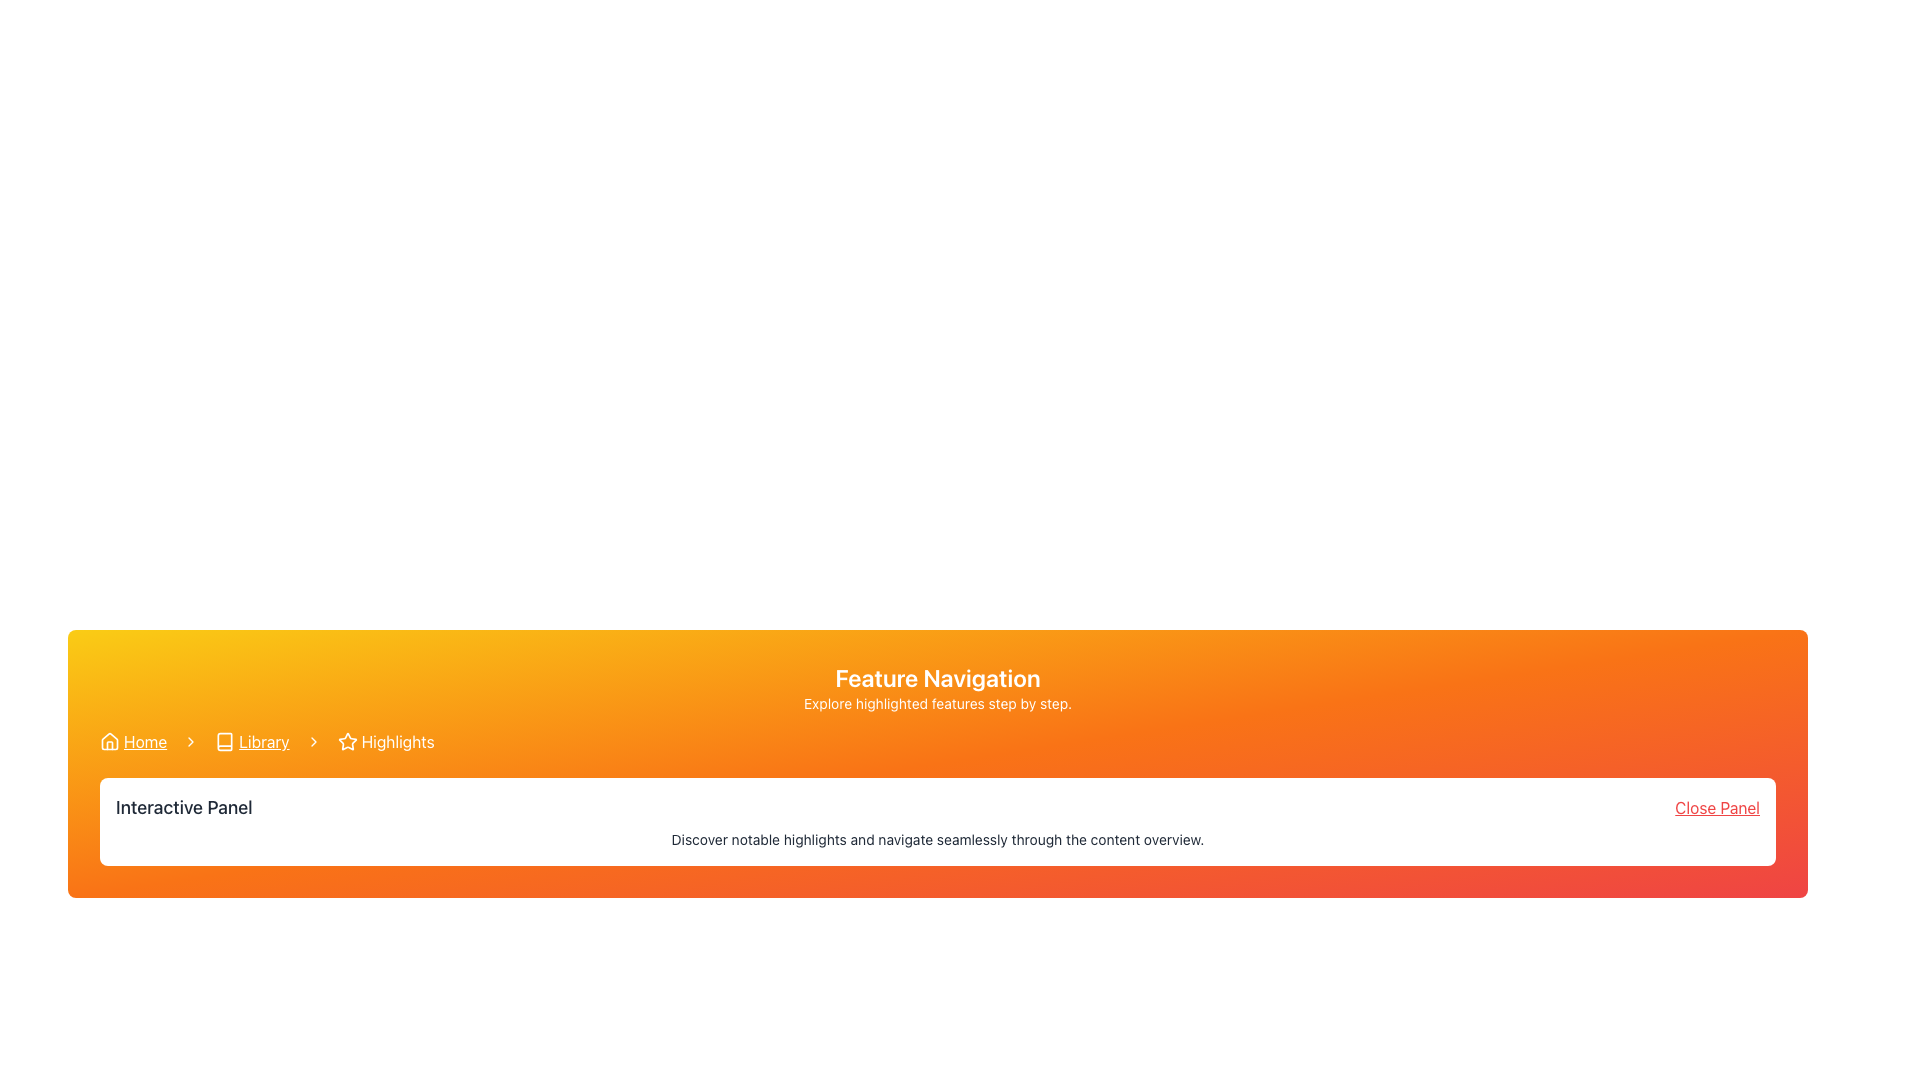  Describe the element at coordinates (191, 741) in the screenshot. I see `the first right-pointing chevron icon in the breadcrumb navigation bar, which has a white stroke and a transparent background, immediately following the 'Home' text link` at that location.